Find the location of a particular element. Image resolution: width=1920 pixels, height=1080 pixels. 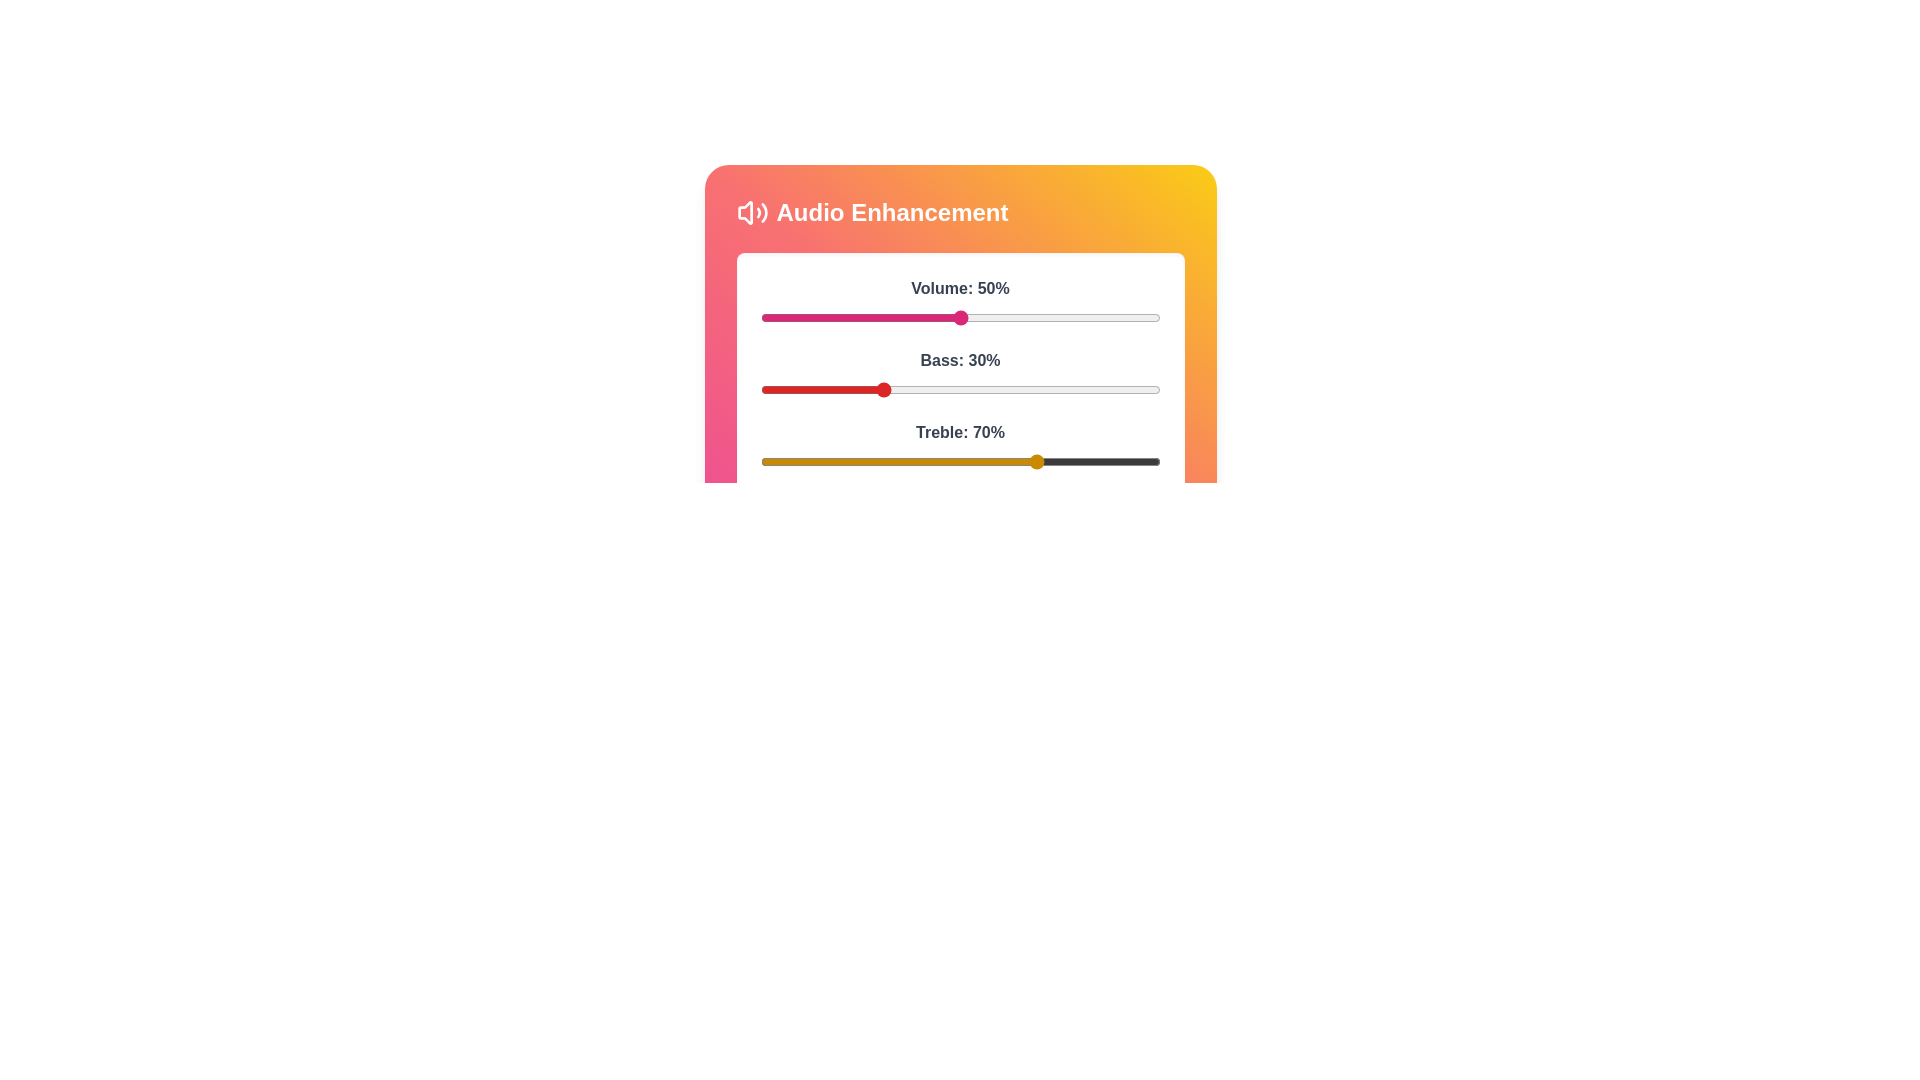

the Text Label element displaying 'Treble: 70%' which is styled in bold and charcoal-gray, located above the slider control is located at coordinates (960, 431).